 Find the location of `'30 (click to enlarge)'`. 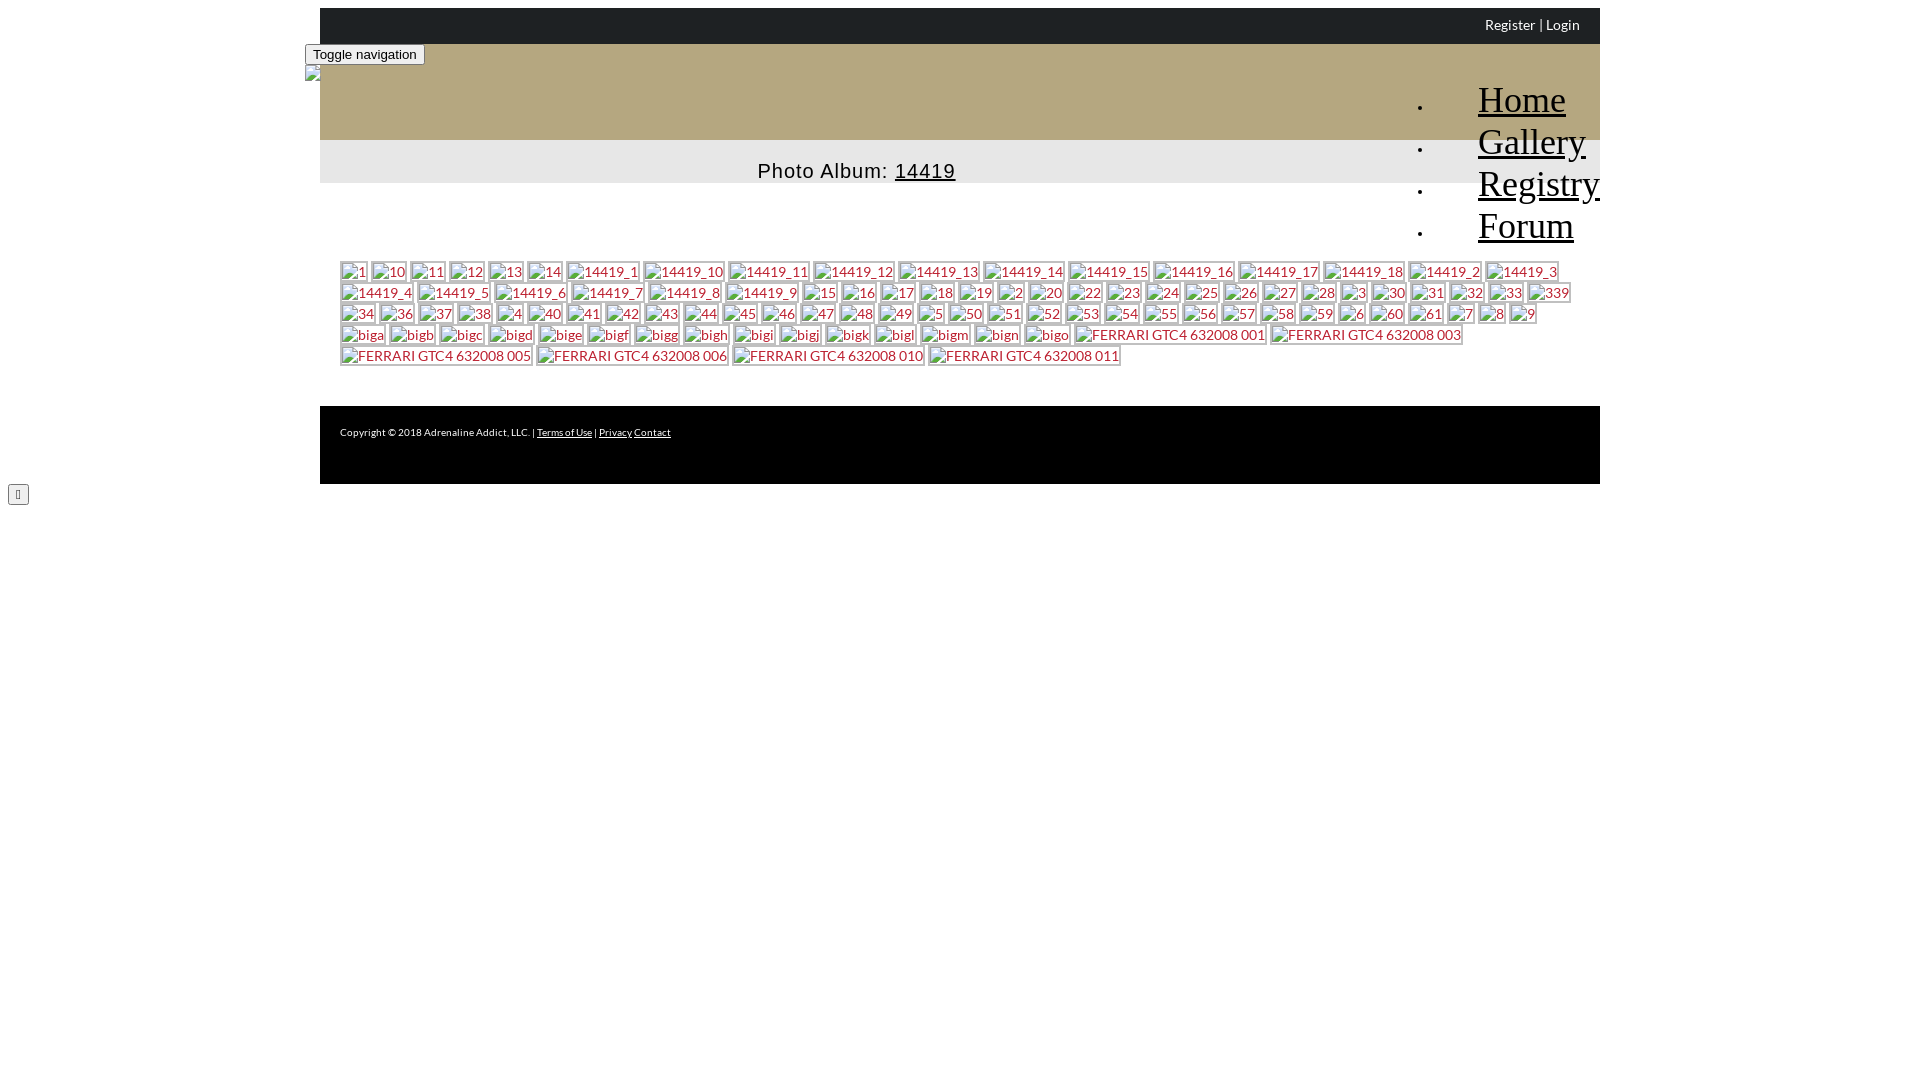

'30 (click to enlarge)' is located at coordinates (1387, 292).